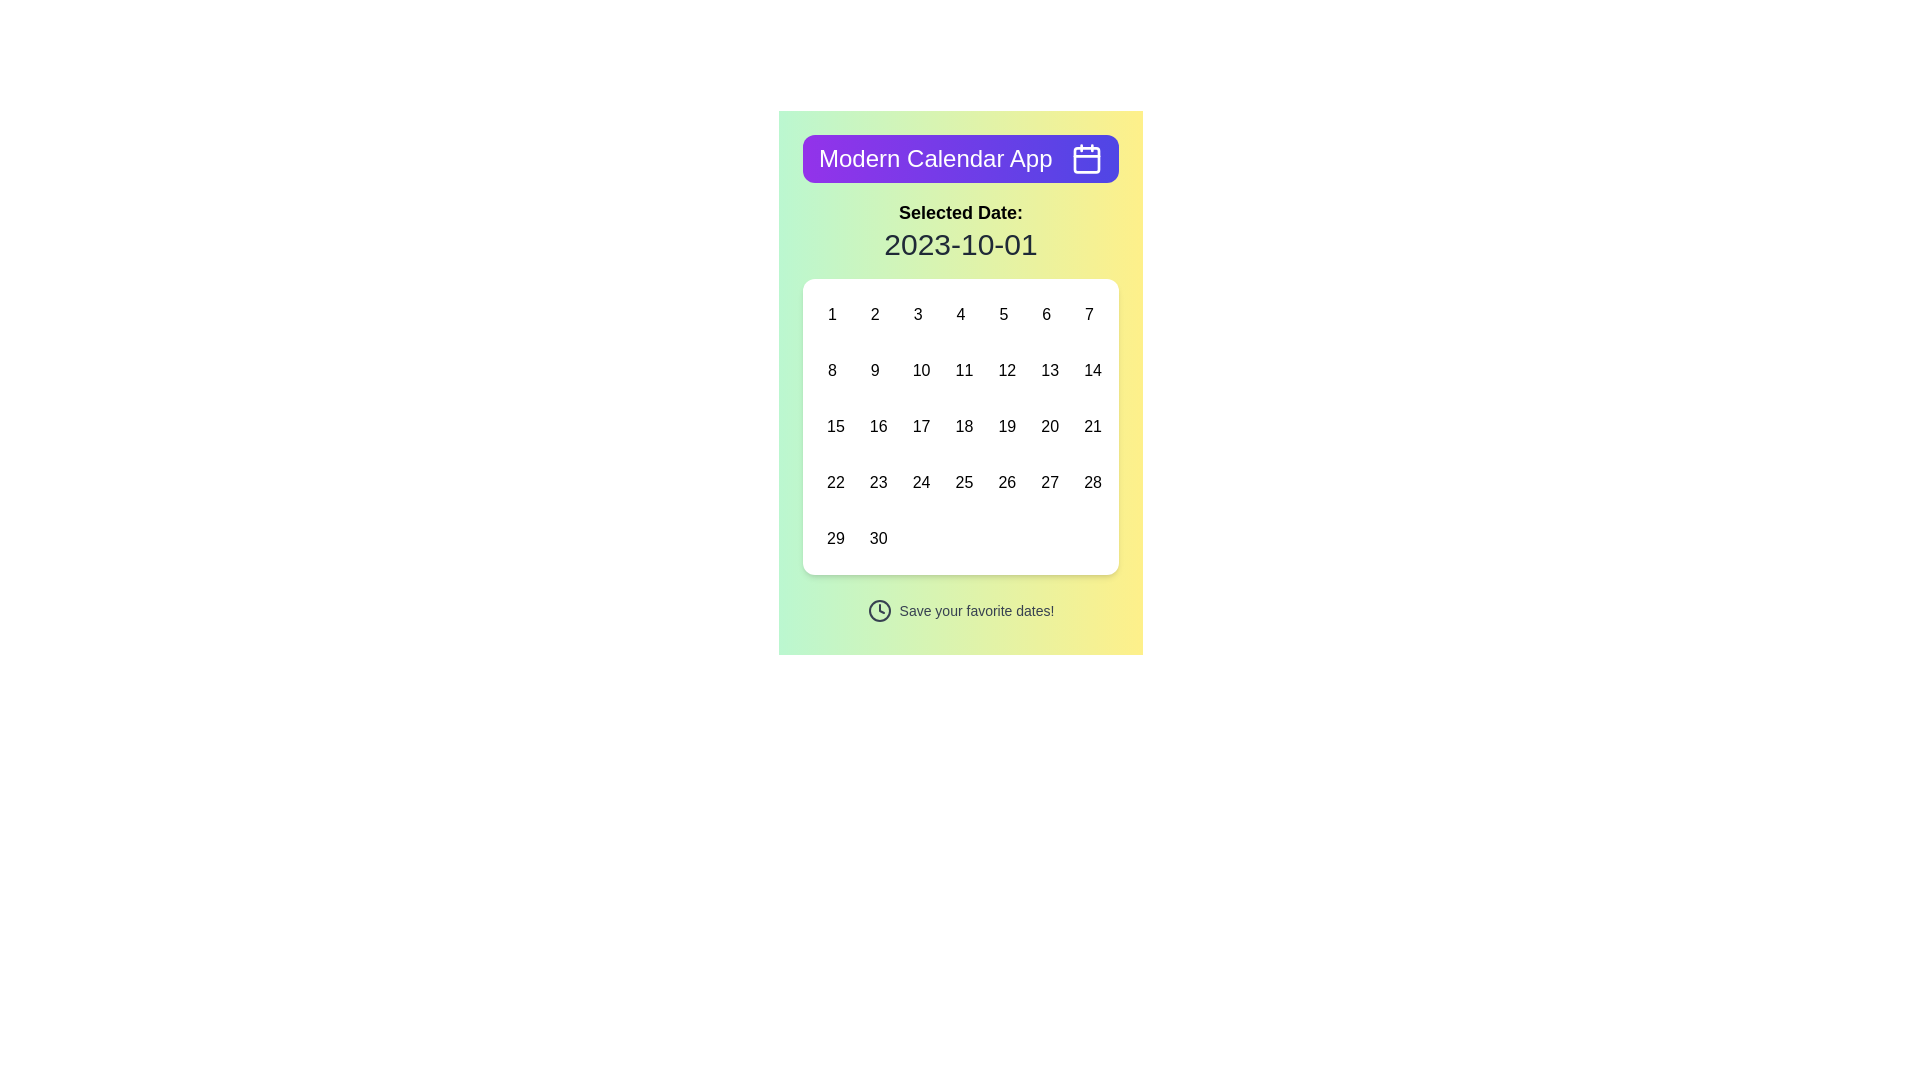 This screenshot has width=1920, height=1080. What do you see at coordinates (1088, 482) in the screenshot?
I see `the button representing the 28th day in the calendar` at bounding box center [1088, 482].